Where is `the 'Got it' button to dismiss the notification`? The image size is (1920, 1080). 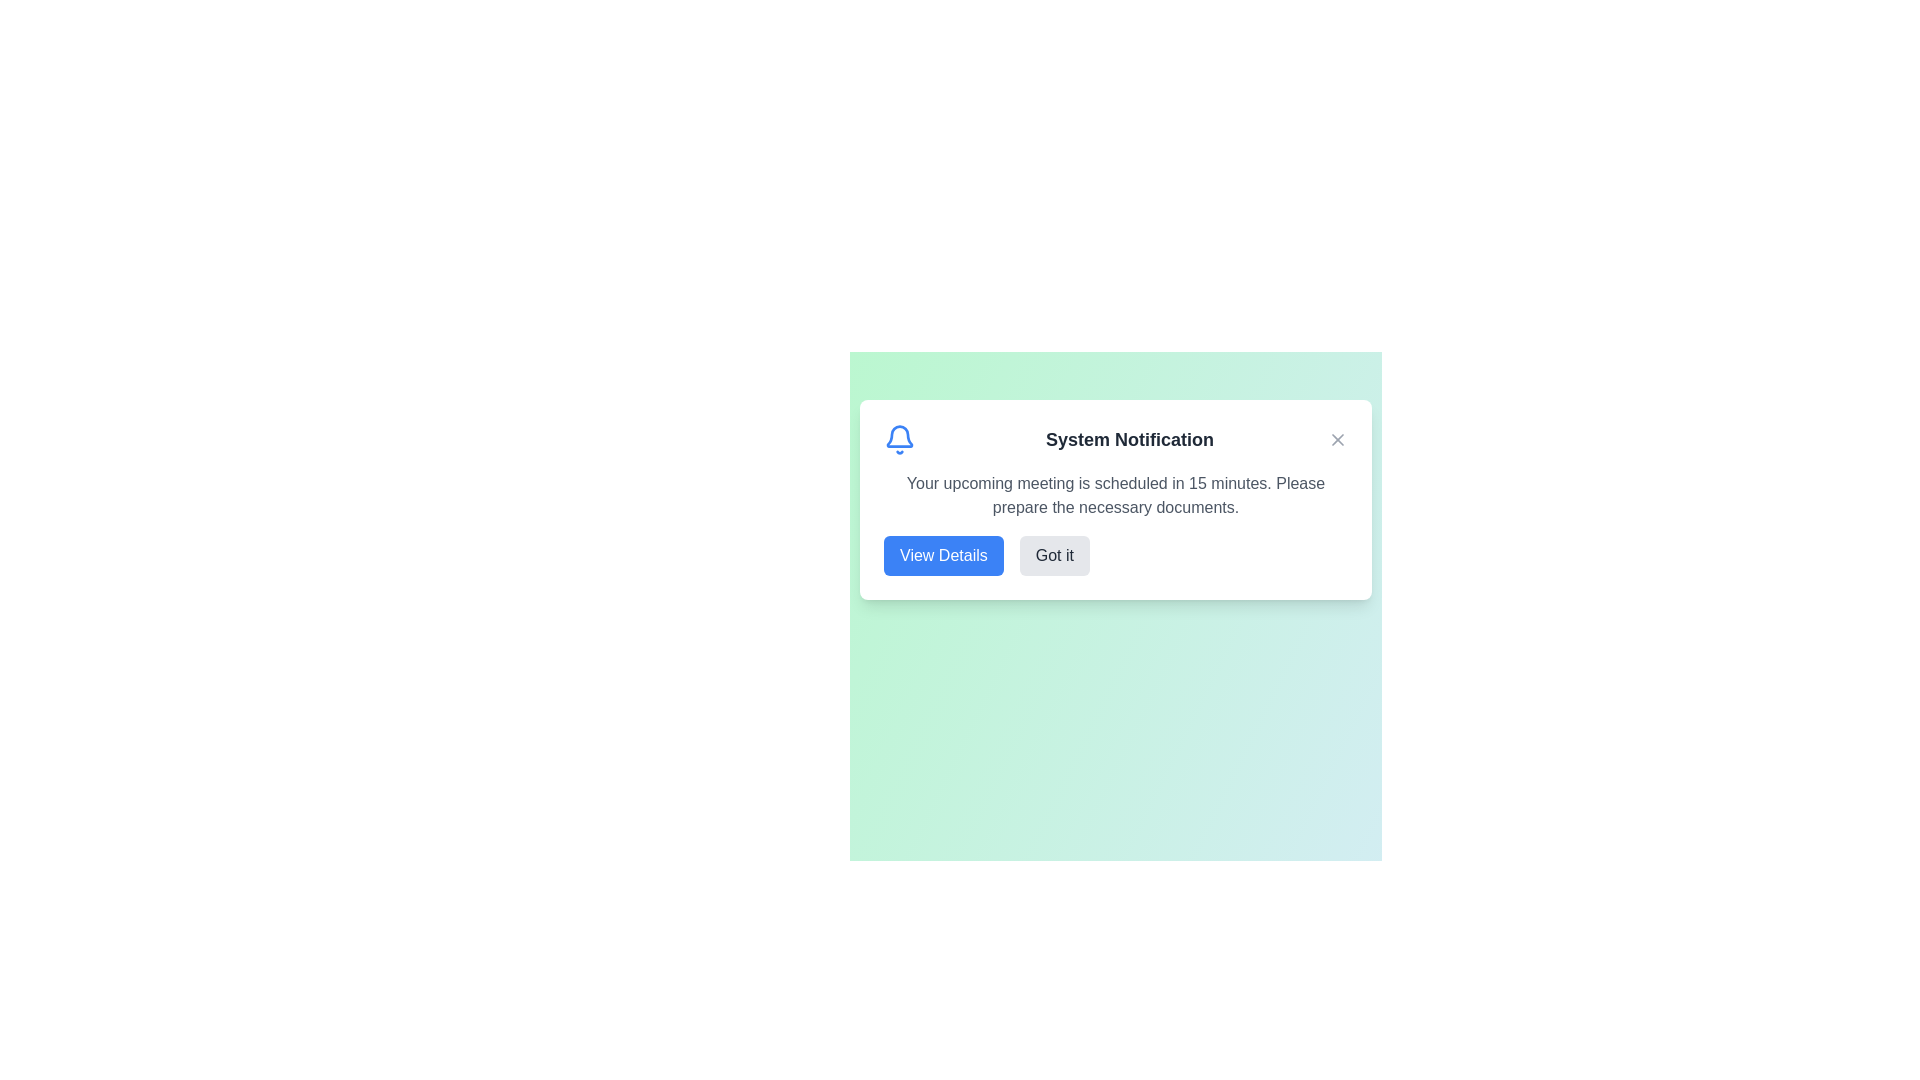
the 'Got it' button to dismiss the notification is located at coordinates (1053, 555).